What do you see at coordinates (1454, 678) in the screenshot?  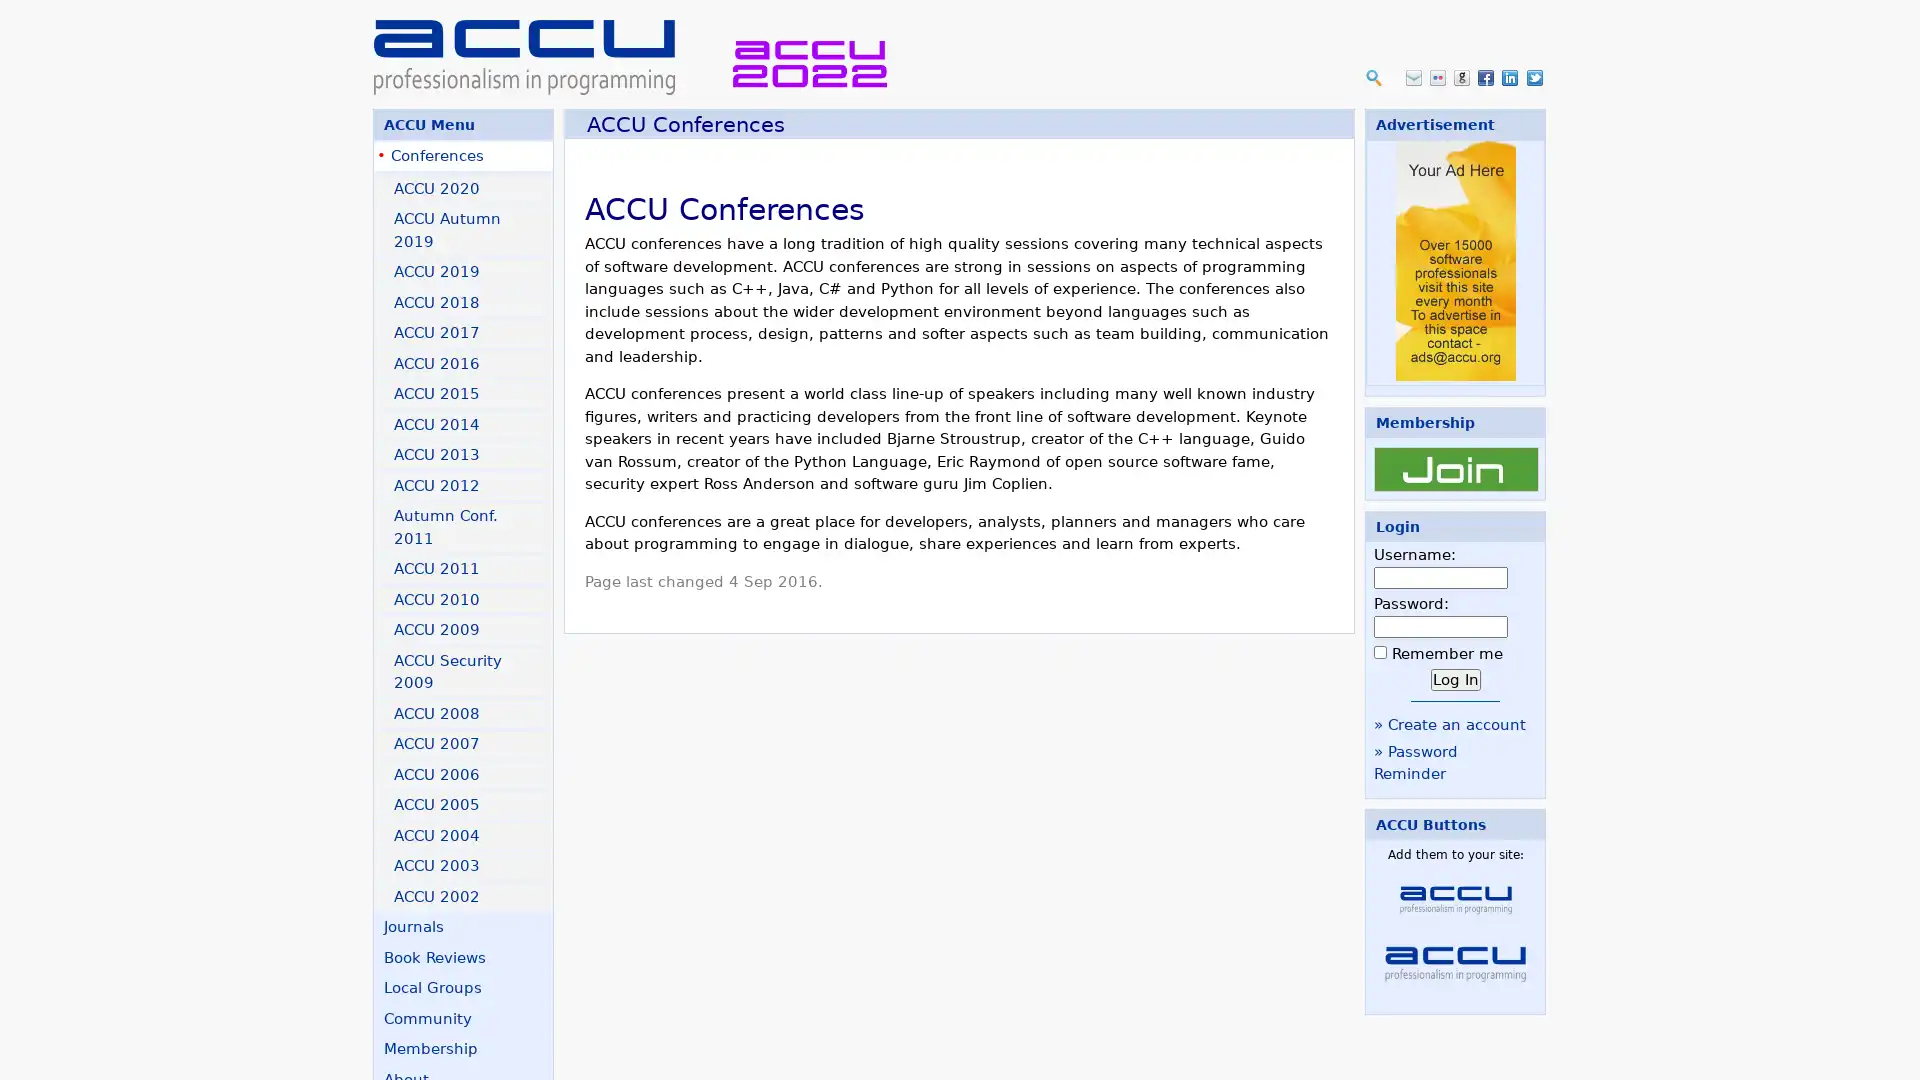 I see `Log In` at bounding box center [1454, 678].